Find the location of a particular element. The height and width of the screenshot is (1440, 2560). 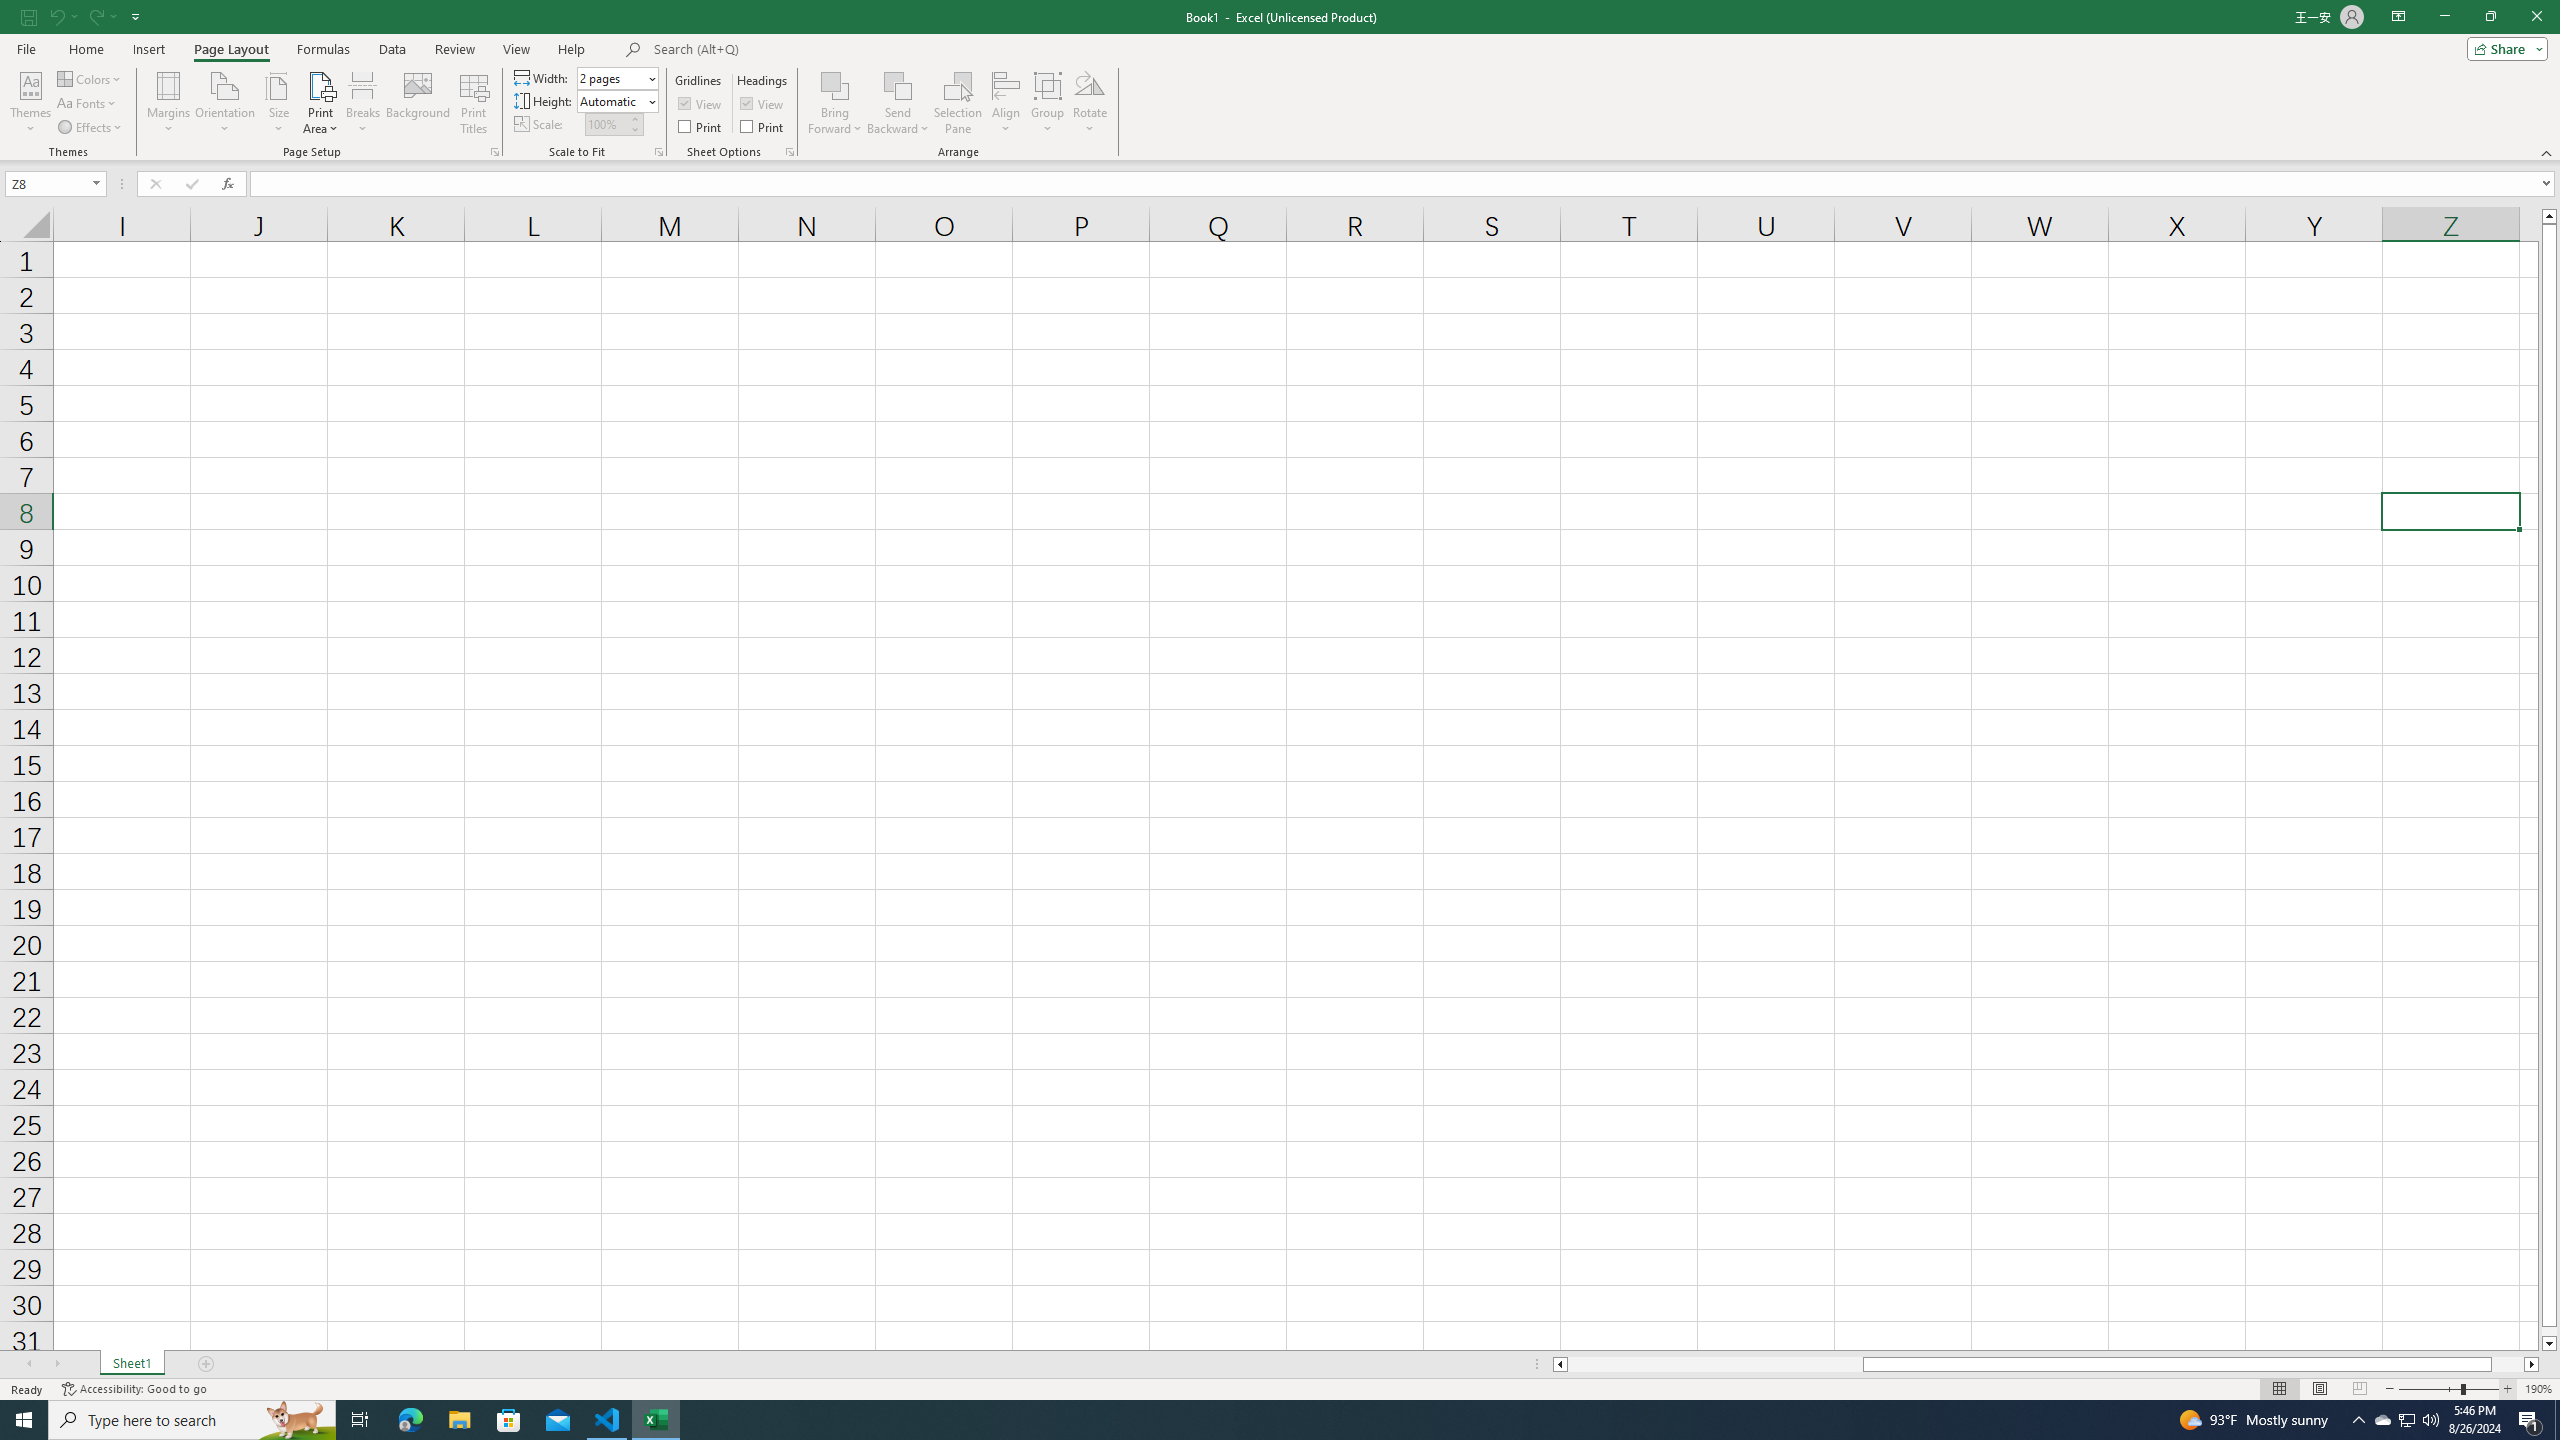

'Breaks' is located at coordinates (362, 103).